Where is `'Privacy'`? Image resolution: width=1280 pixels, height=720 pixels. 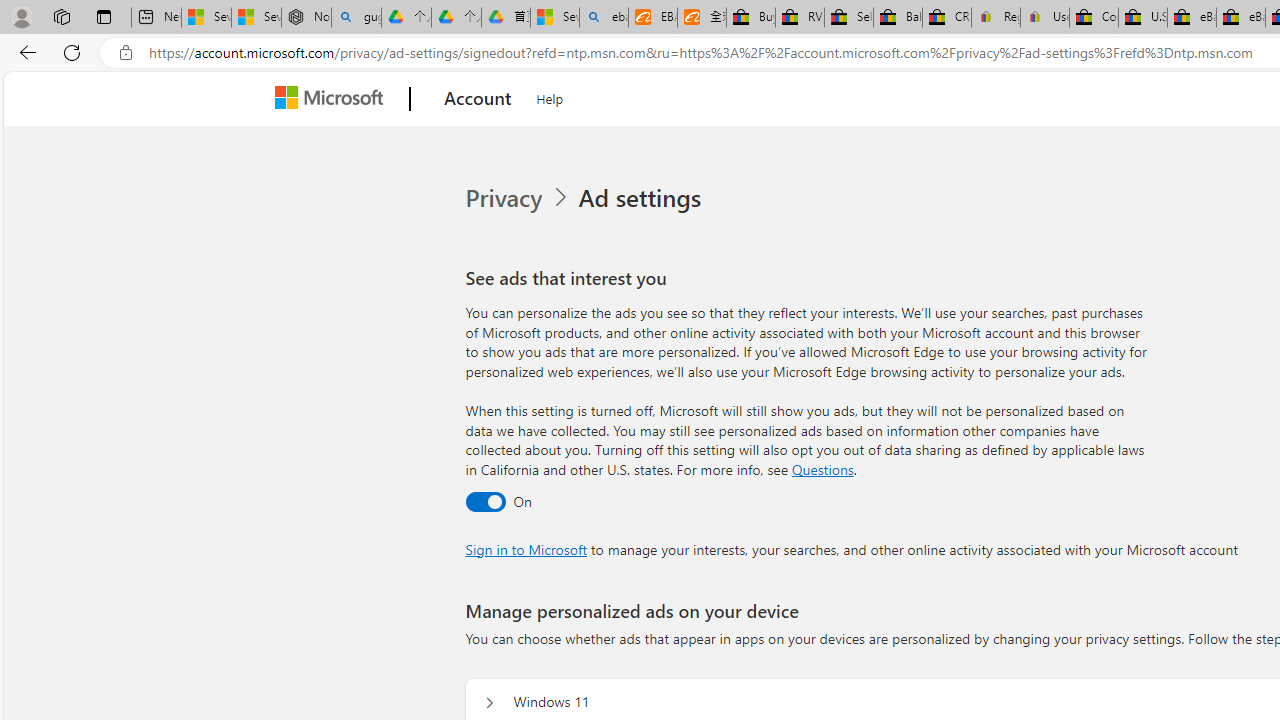
'Privacy' is located at coordinates (505, 198).